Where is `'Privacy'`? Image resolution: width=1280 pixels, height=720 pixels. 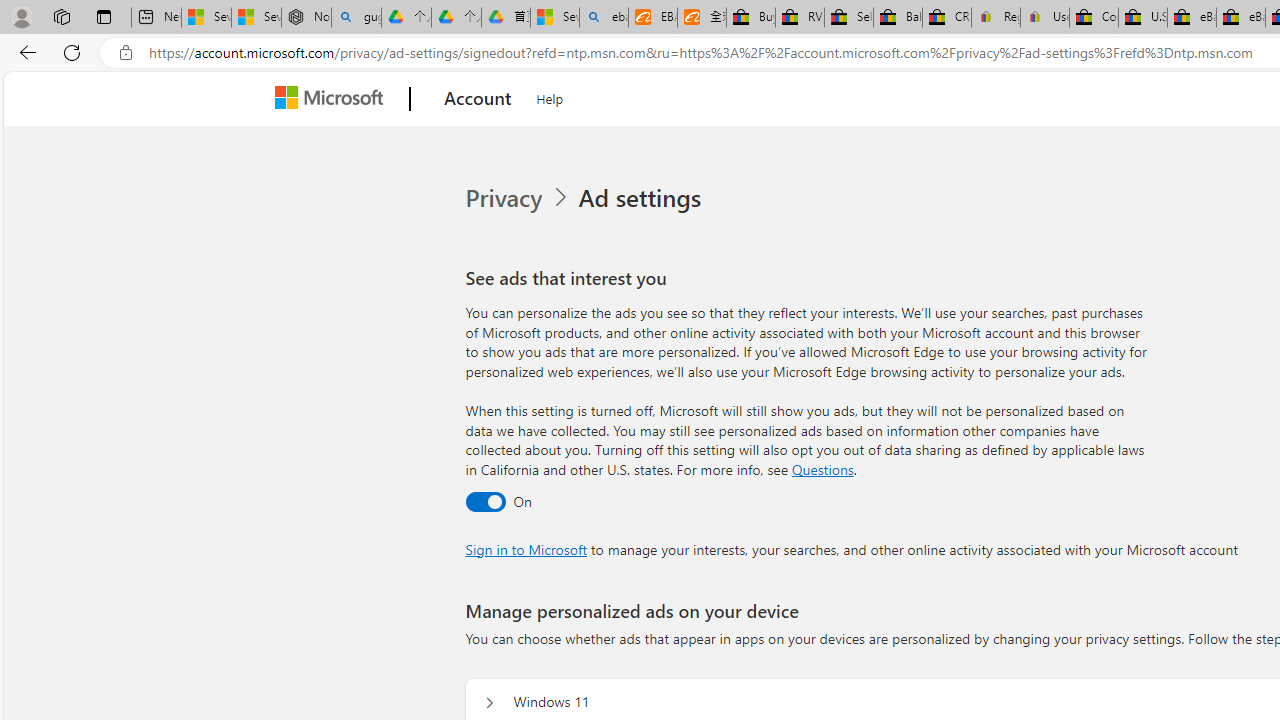
'Privacy' is located at coordinates (505, 198).